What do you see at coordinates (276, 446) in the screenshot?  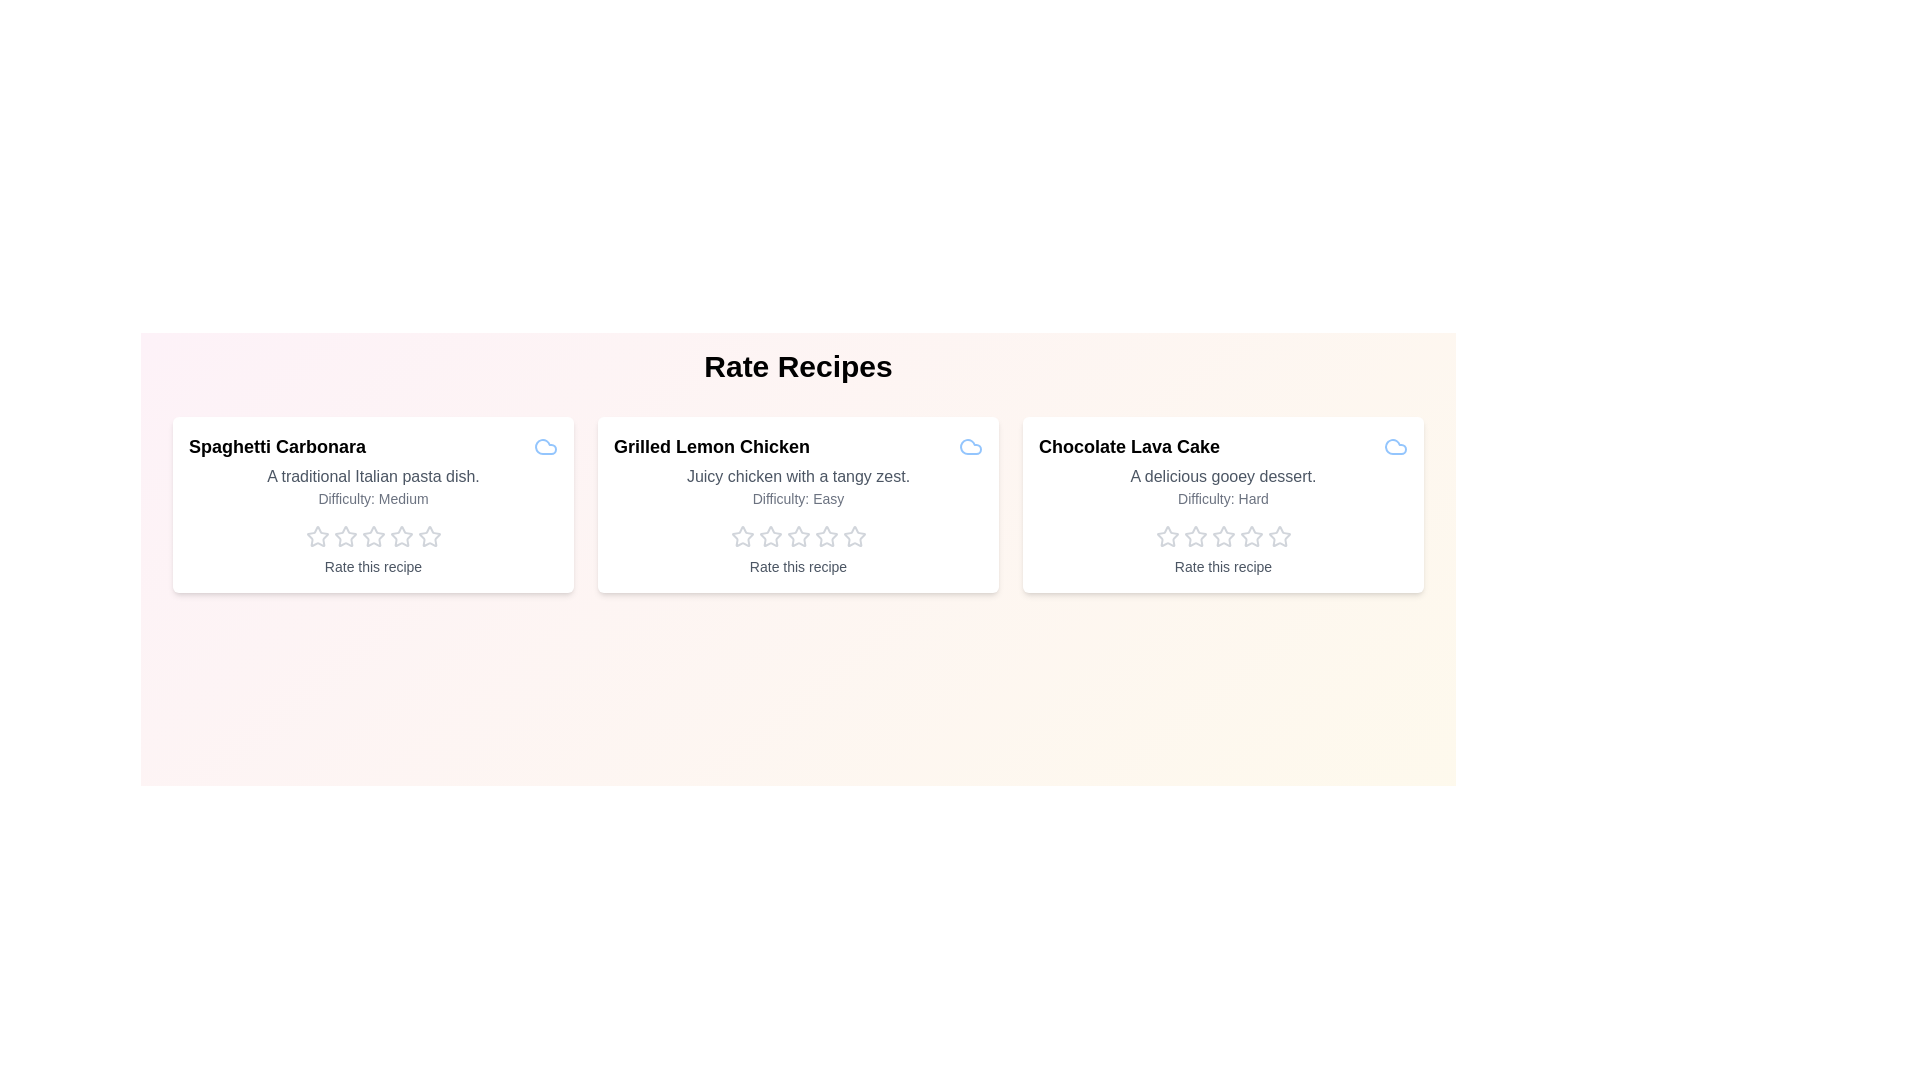 I see `the title of the recipe Spaghetti Carbonara to view its information` at bounding box center [276, 446].